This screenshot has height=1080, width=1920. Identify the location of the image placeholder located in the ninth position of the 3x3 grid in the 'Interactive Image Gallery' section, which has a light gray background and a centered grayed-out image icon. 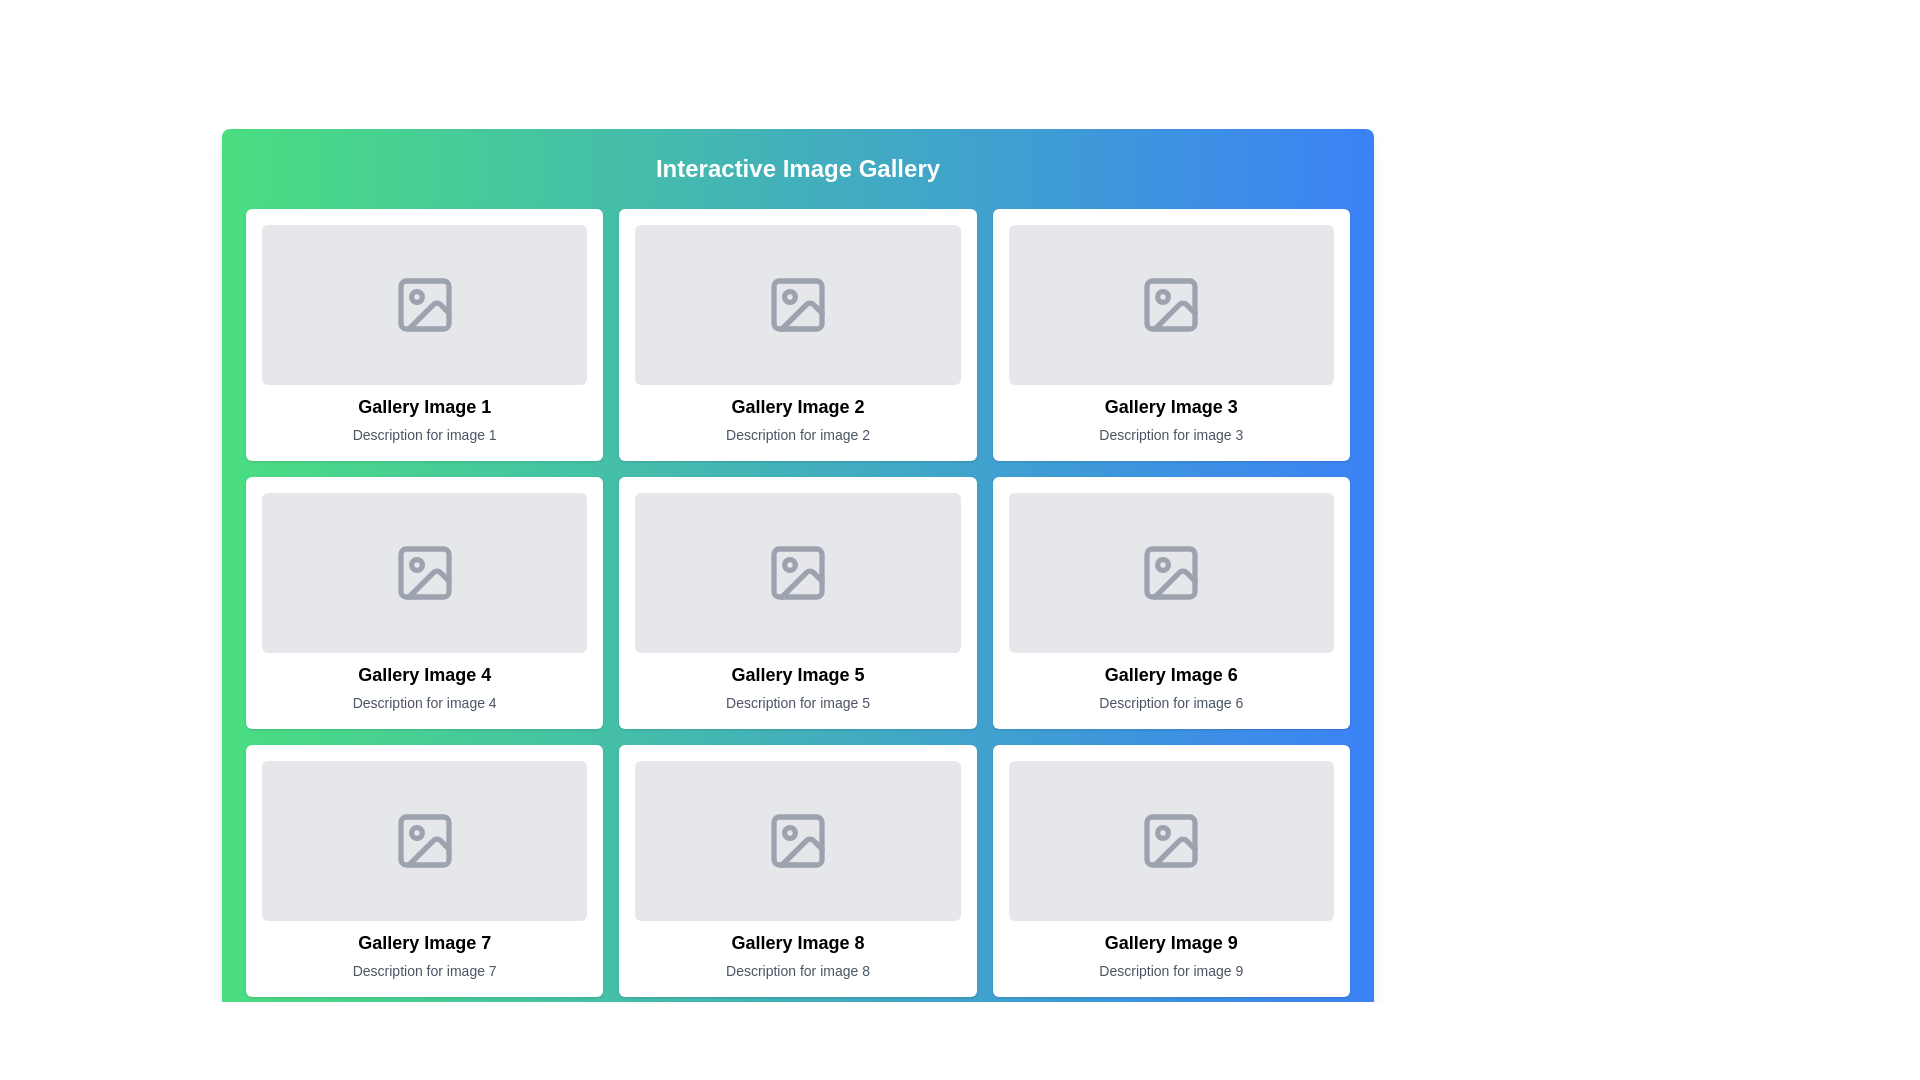
(1171, 840).